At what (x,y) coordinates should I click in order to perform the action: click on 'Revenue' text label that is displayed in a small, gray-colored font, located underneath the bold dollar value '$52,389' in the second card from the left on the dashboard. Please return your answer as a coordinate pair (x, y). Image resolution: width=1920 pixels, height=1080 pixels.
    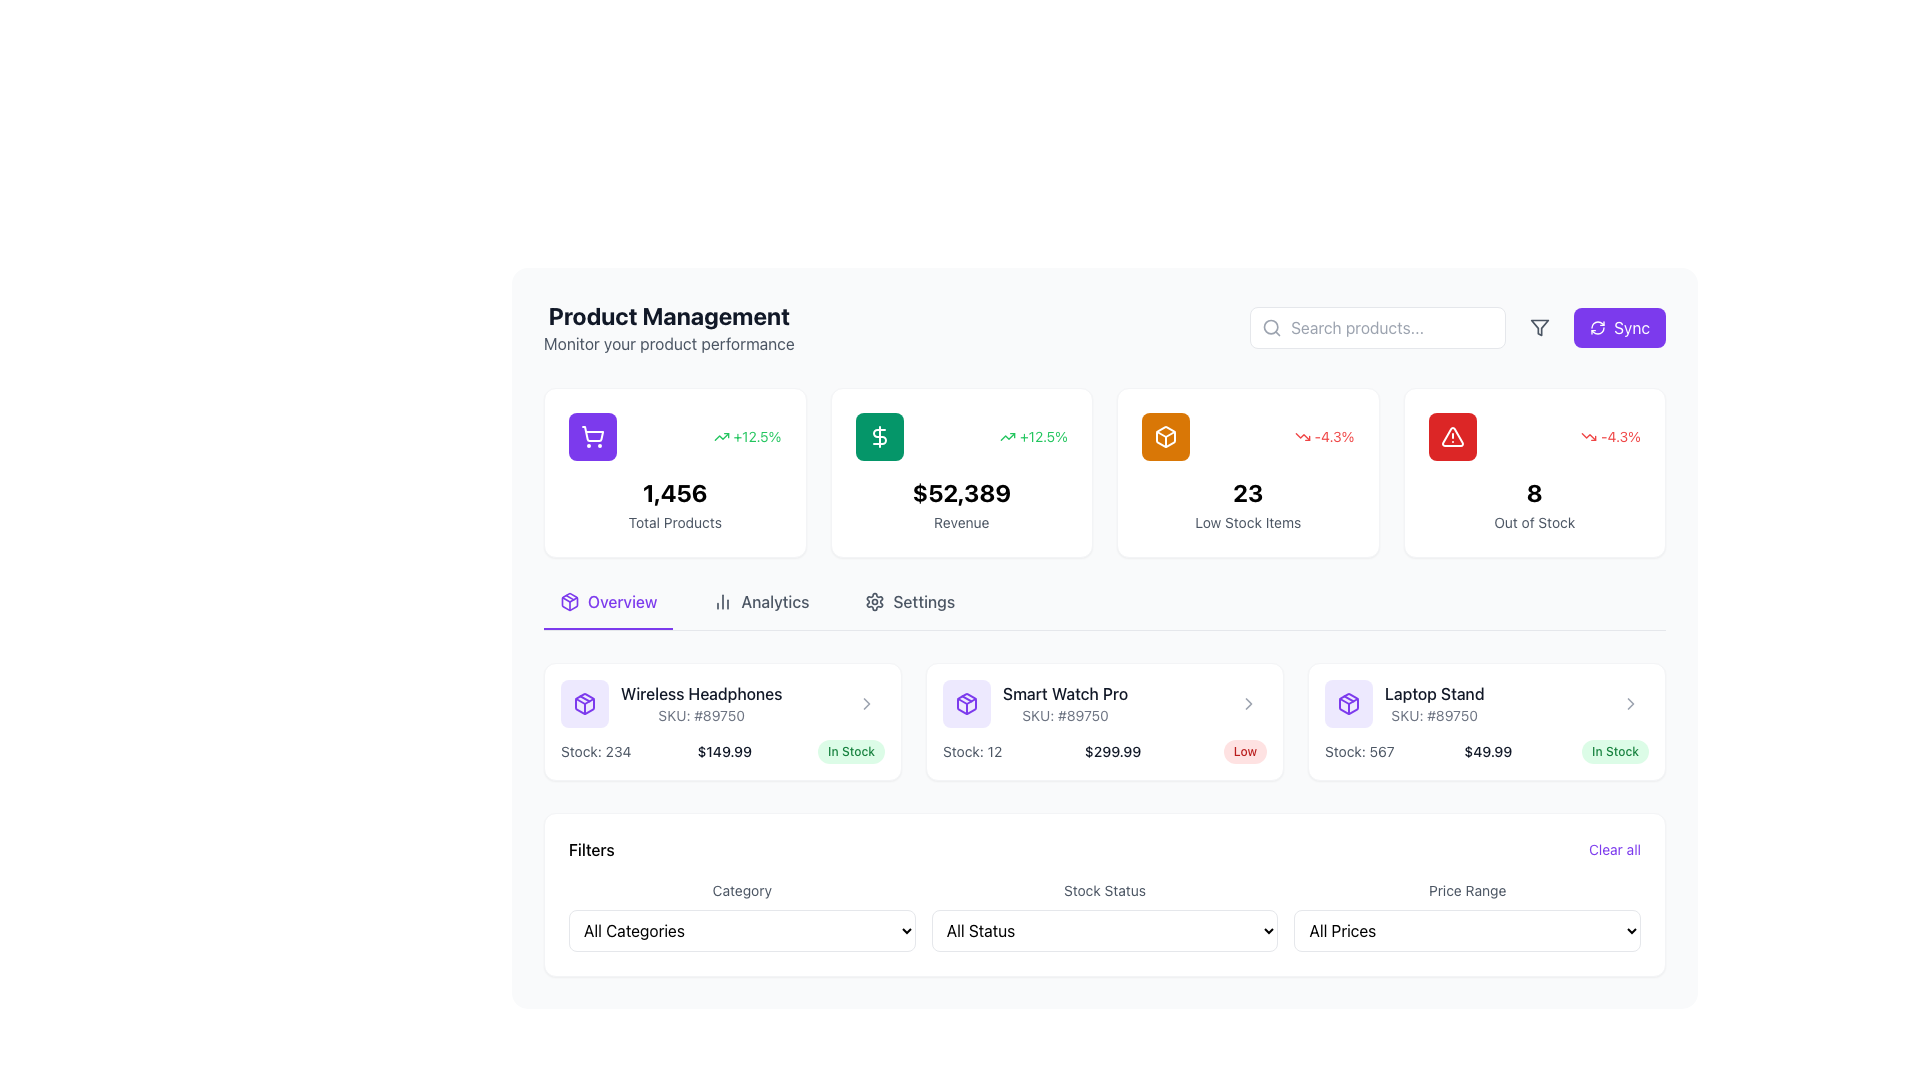
    Looking at the image, I should click on (961, 522).